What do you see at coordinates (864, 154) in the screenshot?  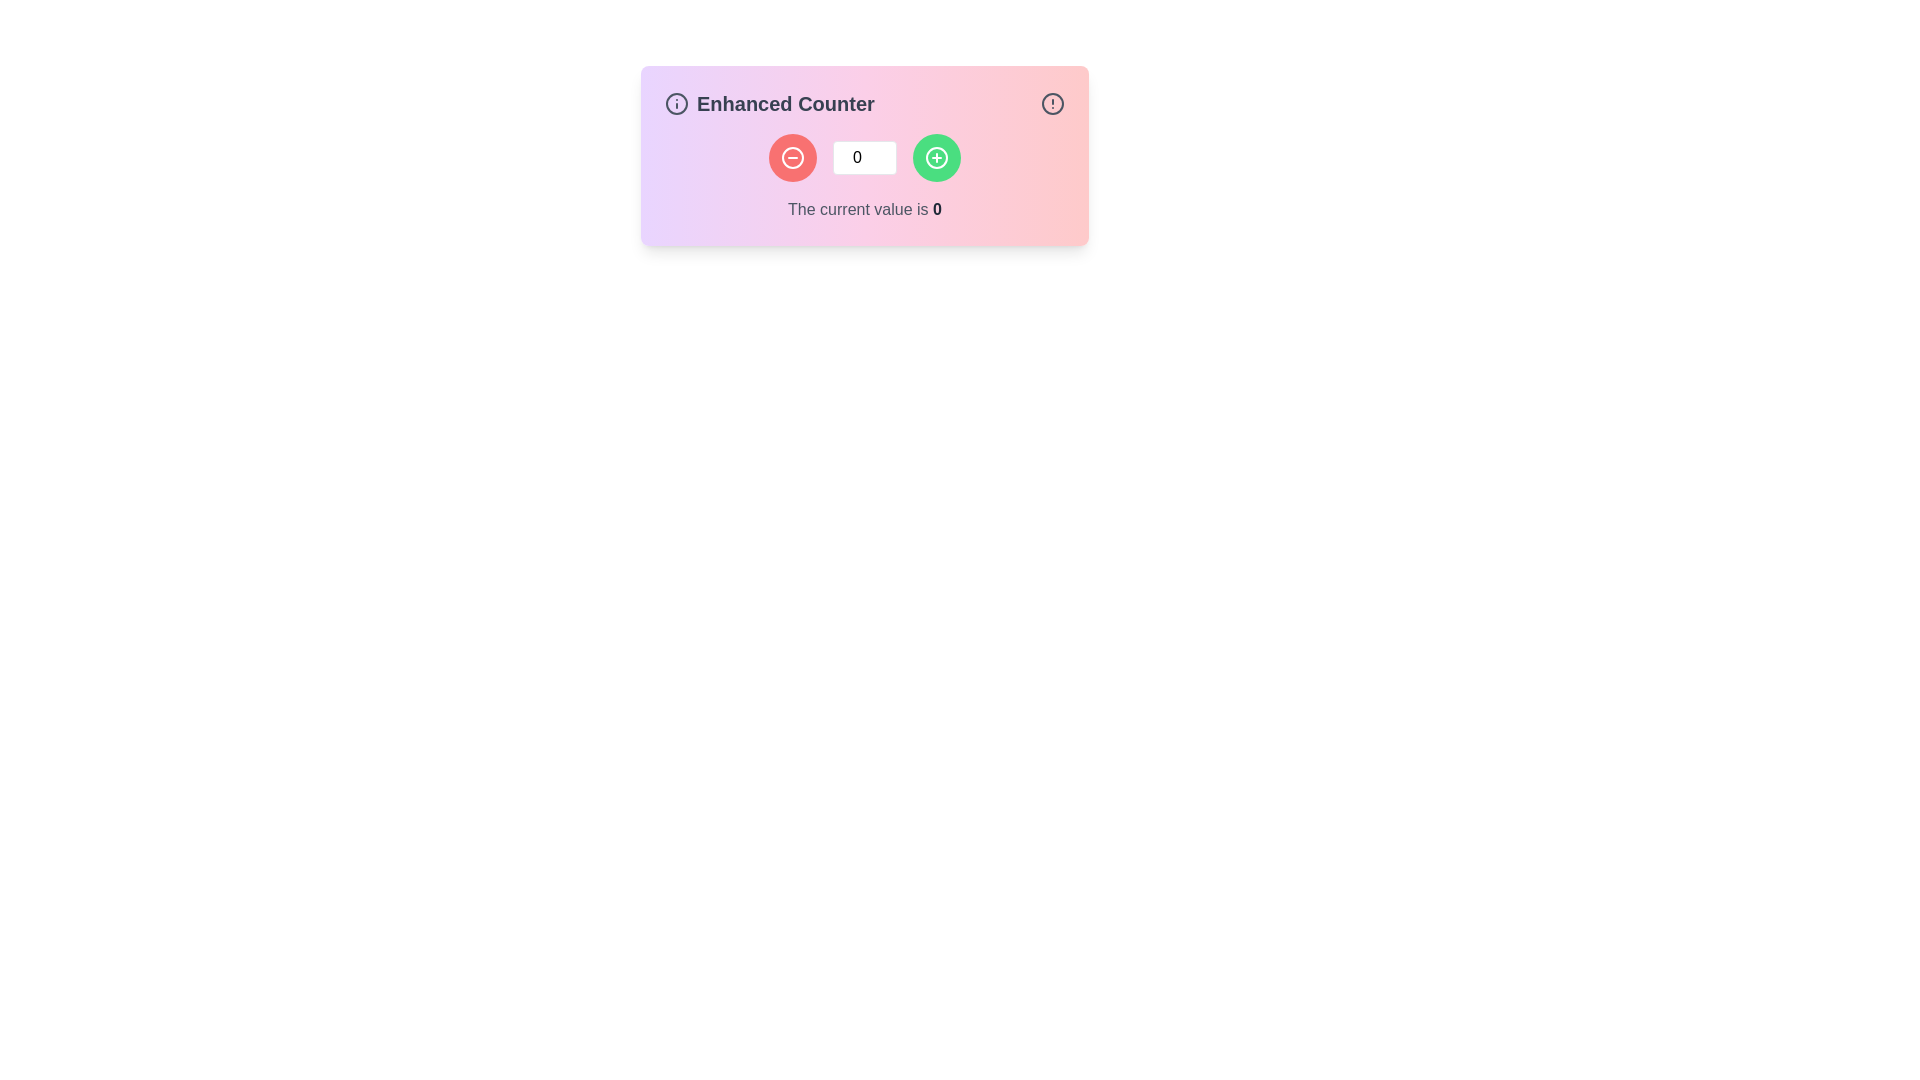 I see `the input field of the 'Enhanced Counter' component for keyboard input` at bounding box center [864, 154].